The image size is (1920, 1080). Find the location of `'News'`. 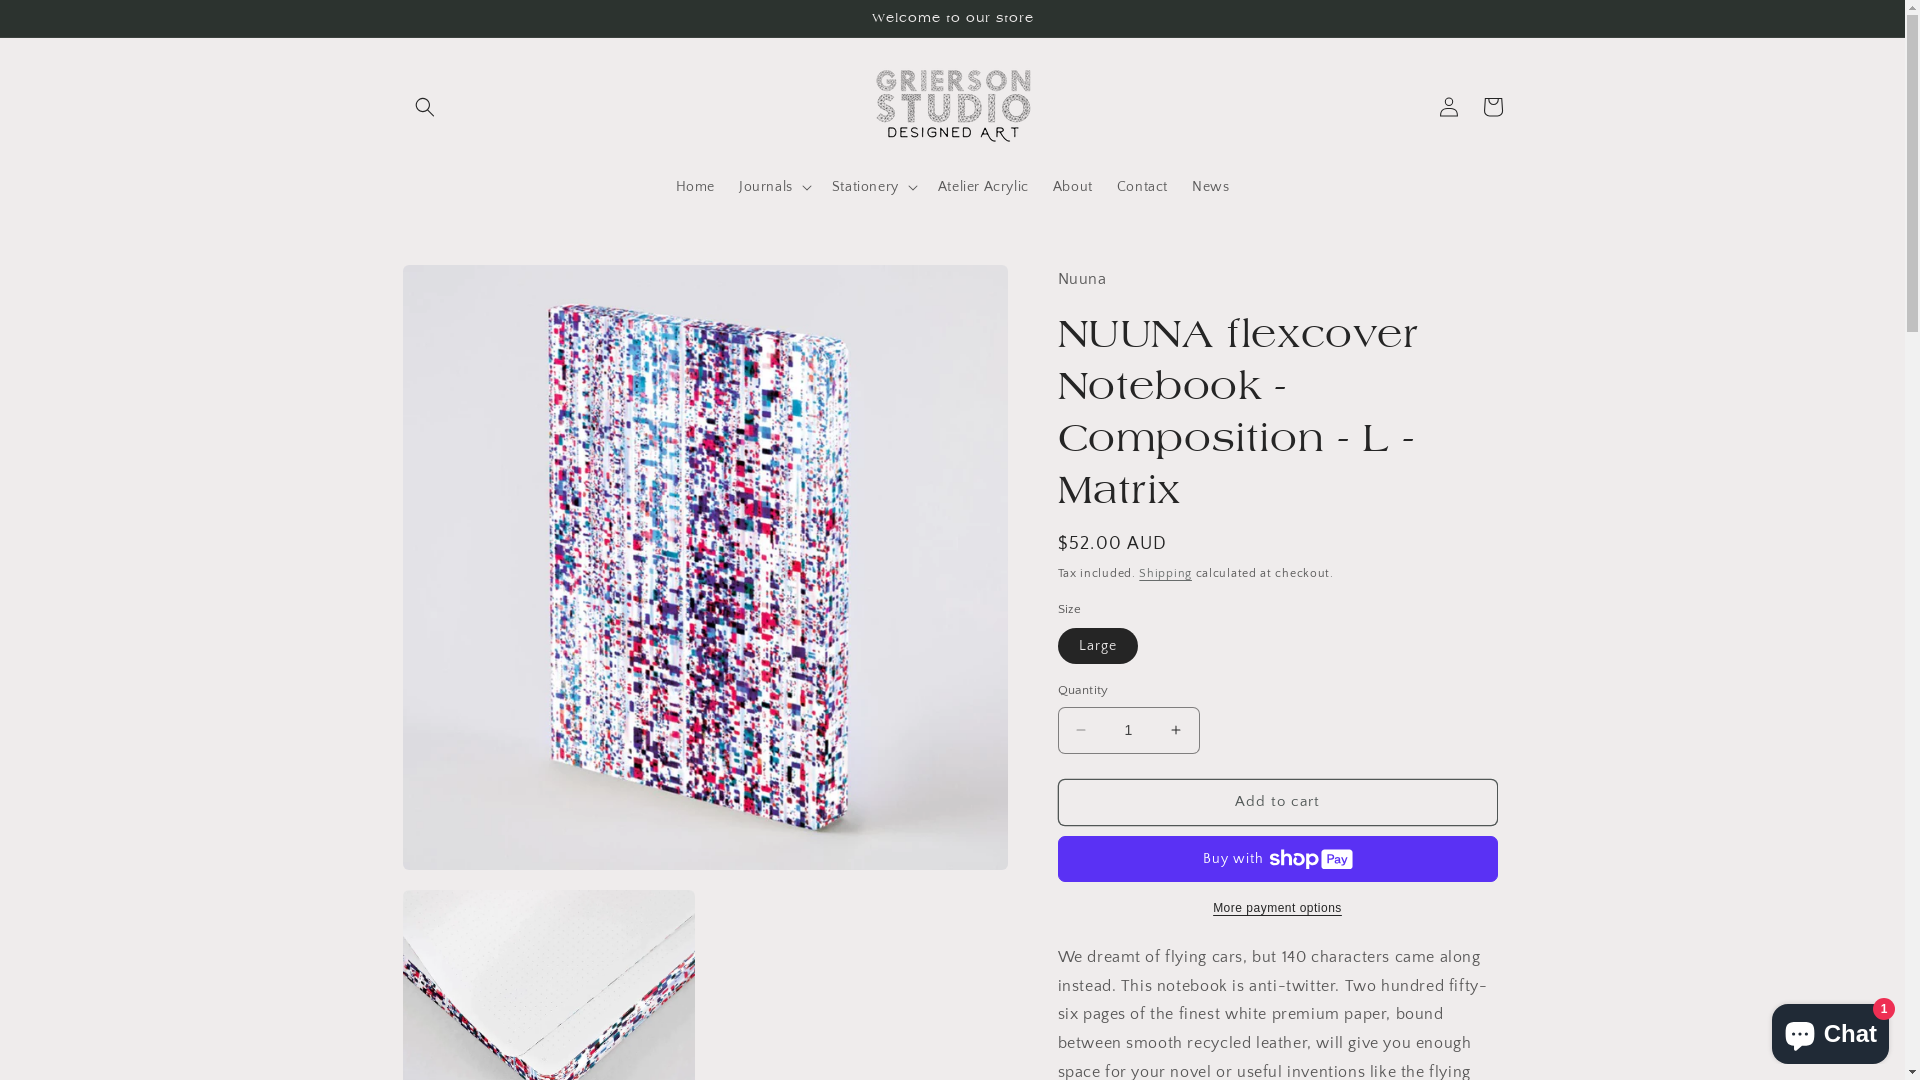

'News' is located at coordinates (1180, 186).